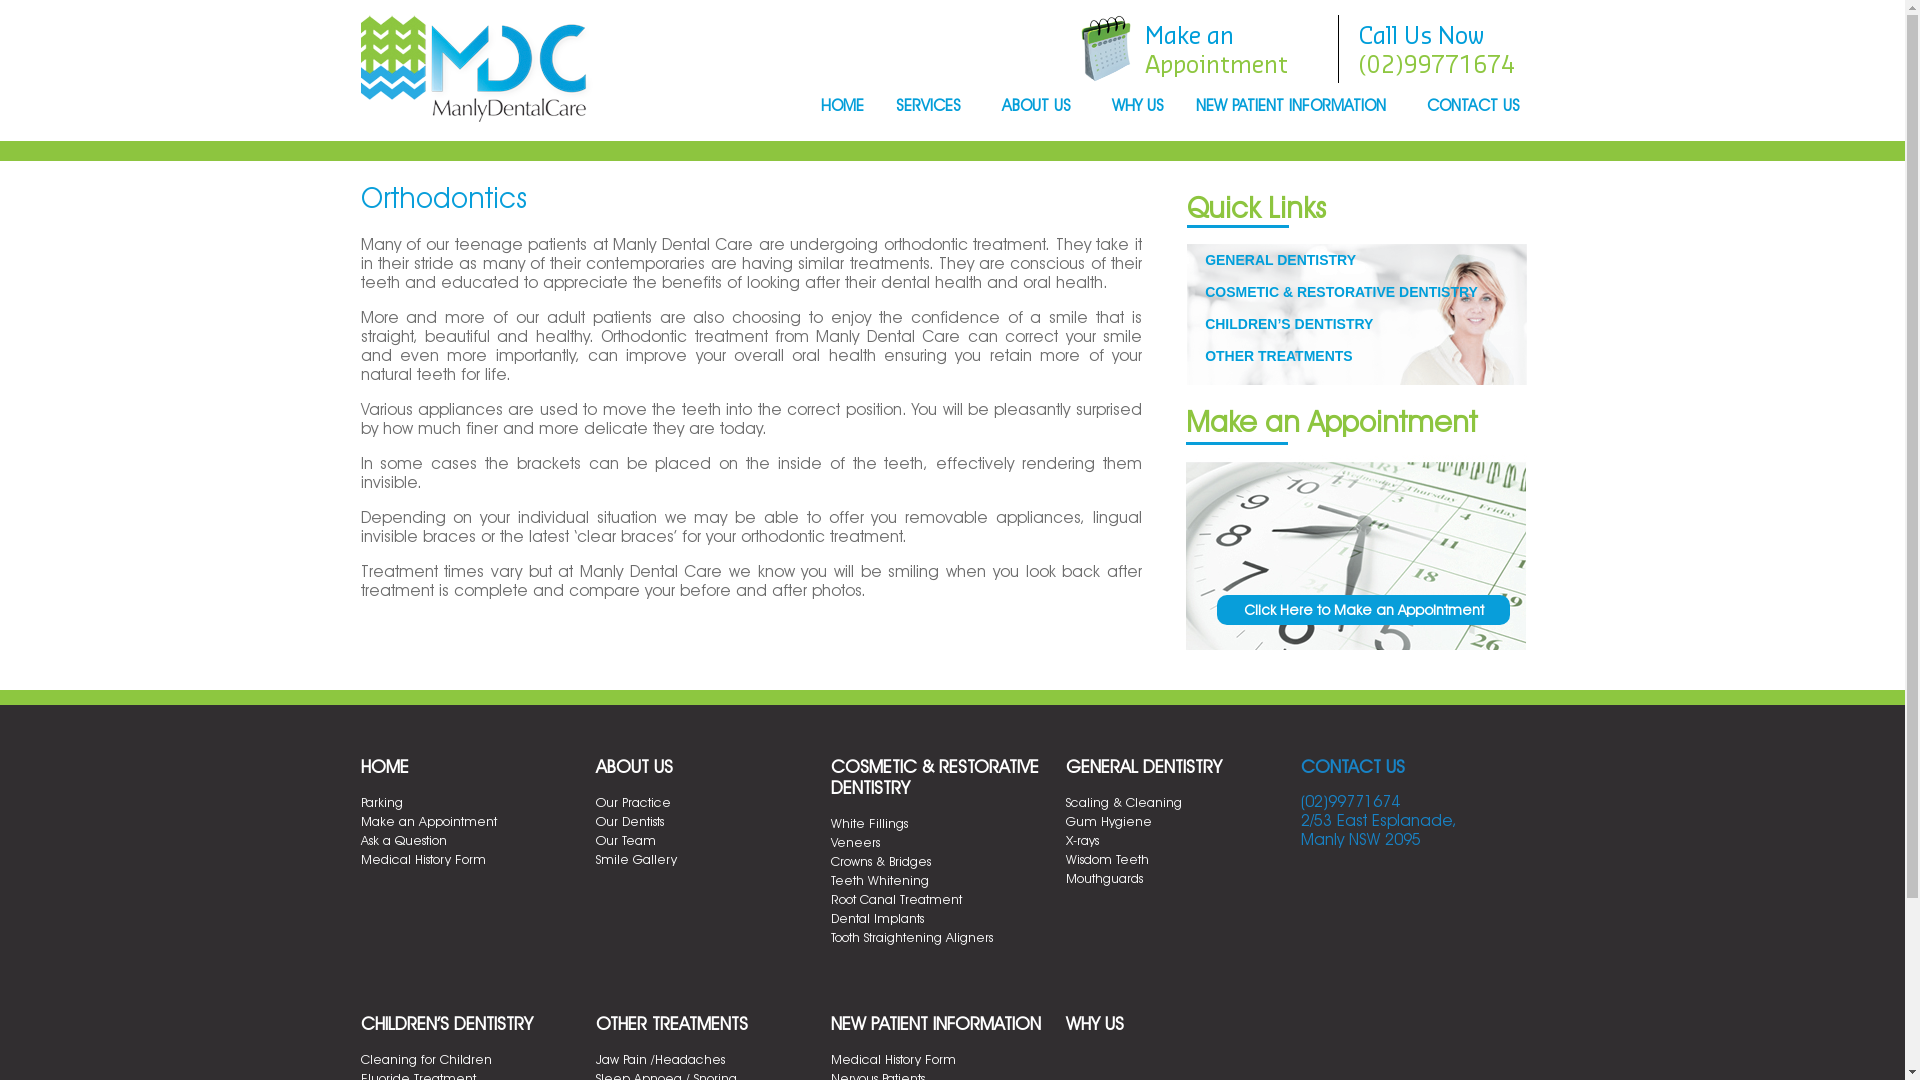  Describe the element at coordinates (876, 918) in the screenshot. I see `'Dental Implants'` at that location.